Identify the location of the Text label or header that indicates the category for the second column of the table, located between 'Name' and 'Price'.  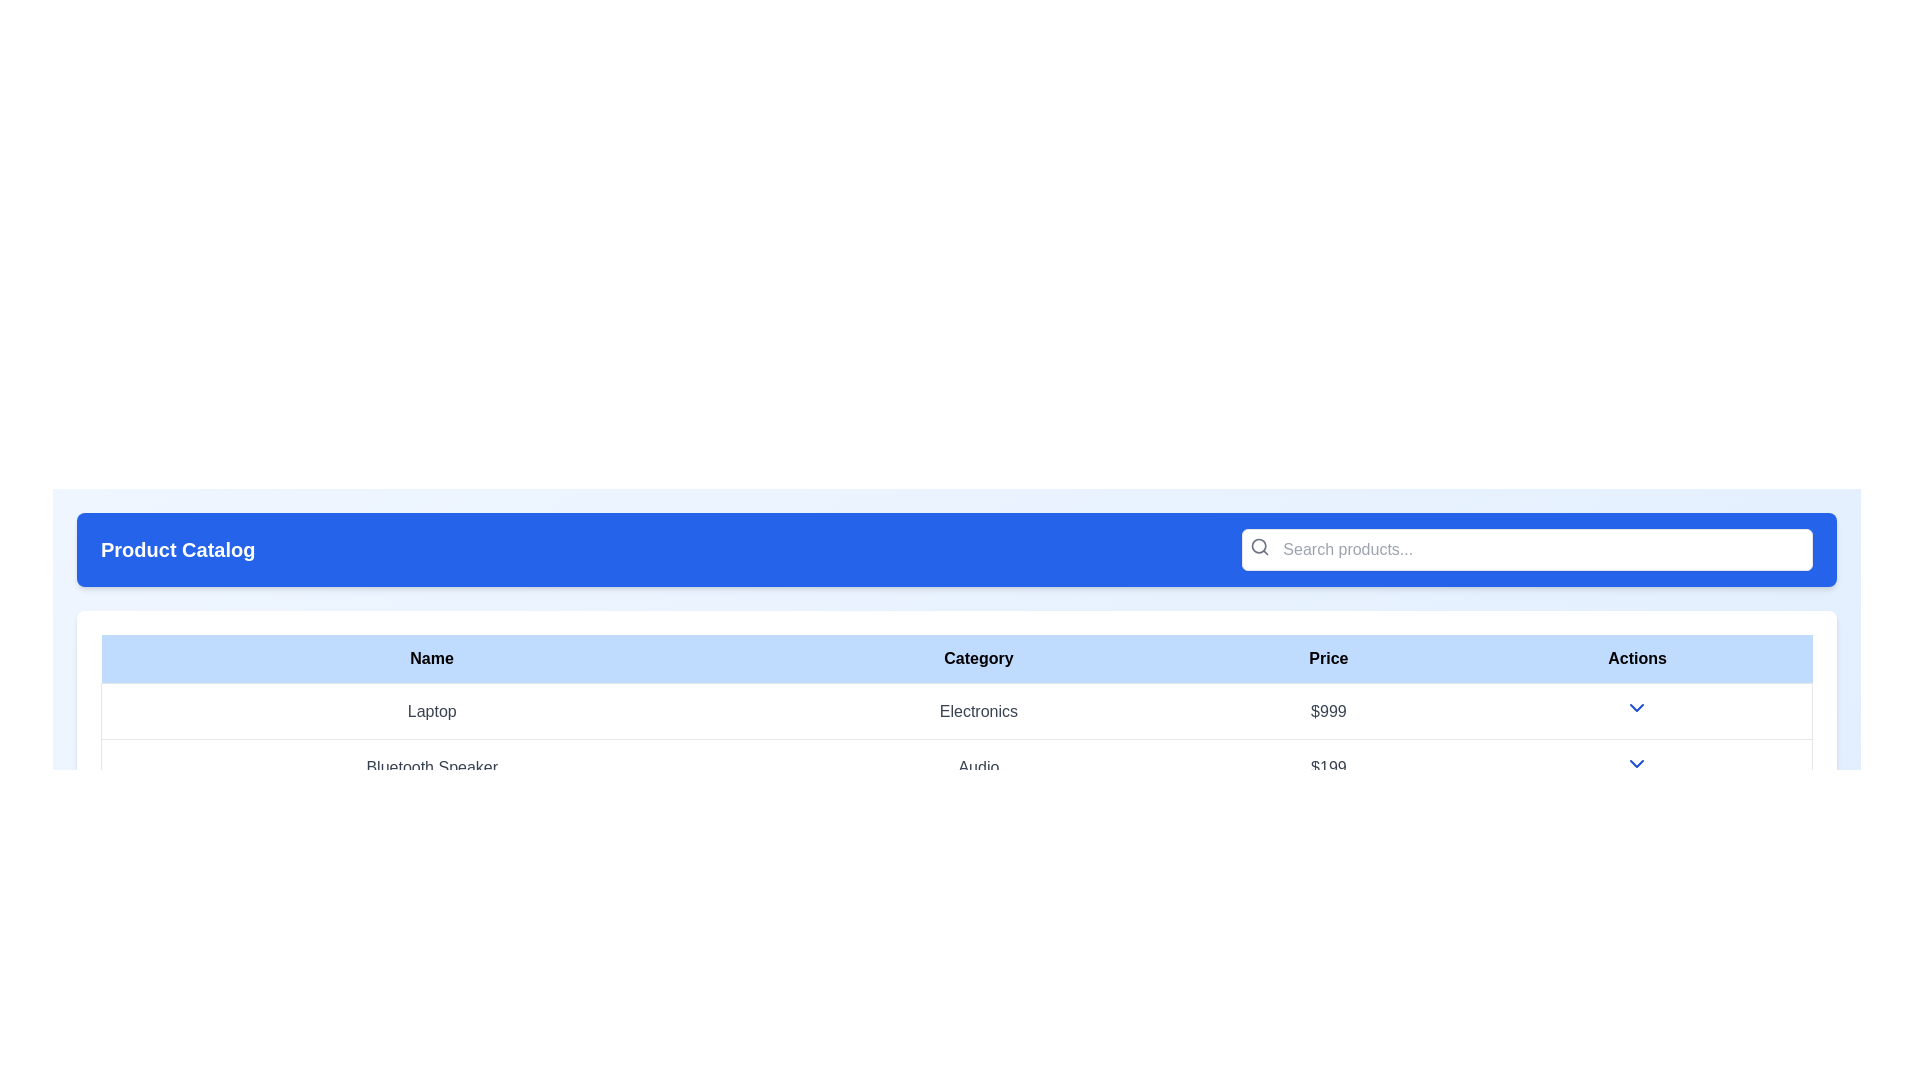
(978, 659).